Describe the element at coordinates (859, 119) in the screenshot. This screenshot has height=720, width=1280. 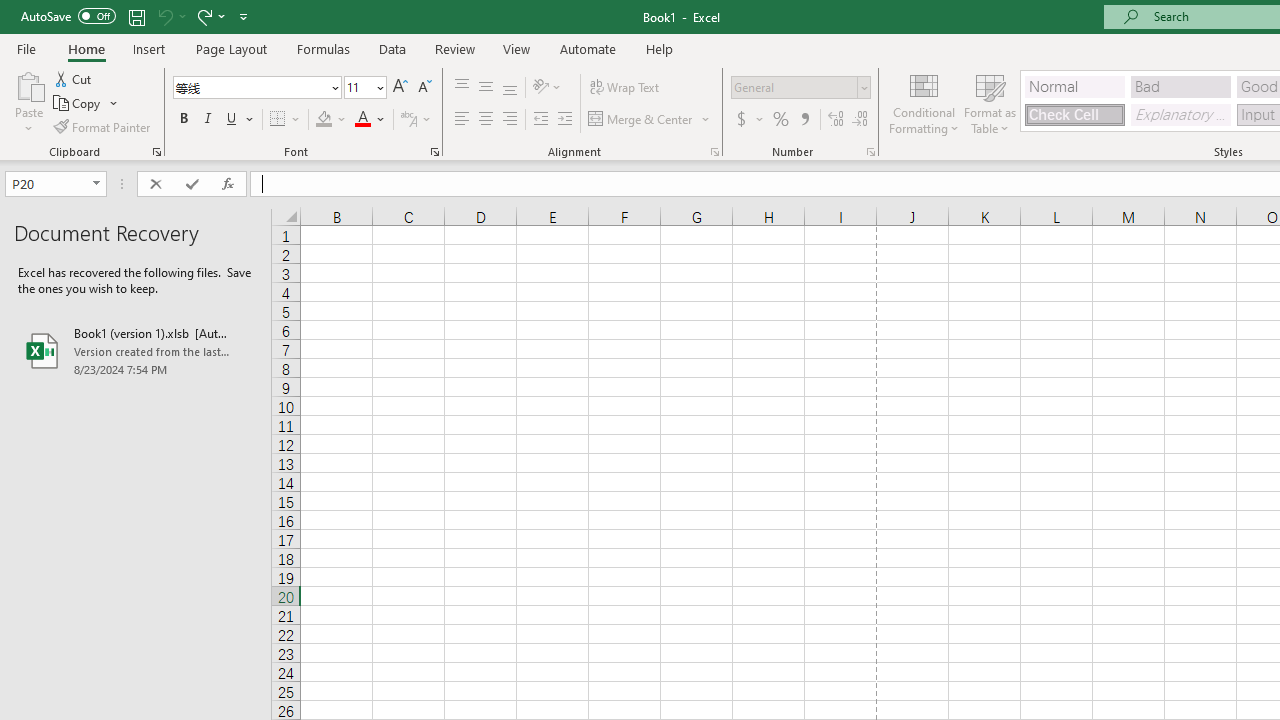
I see `'Decrease Decimal'` at that location.